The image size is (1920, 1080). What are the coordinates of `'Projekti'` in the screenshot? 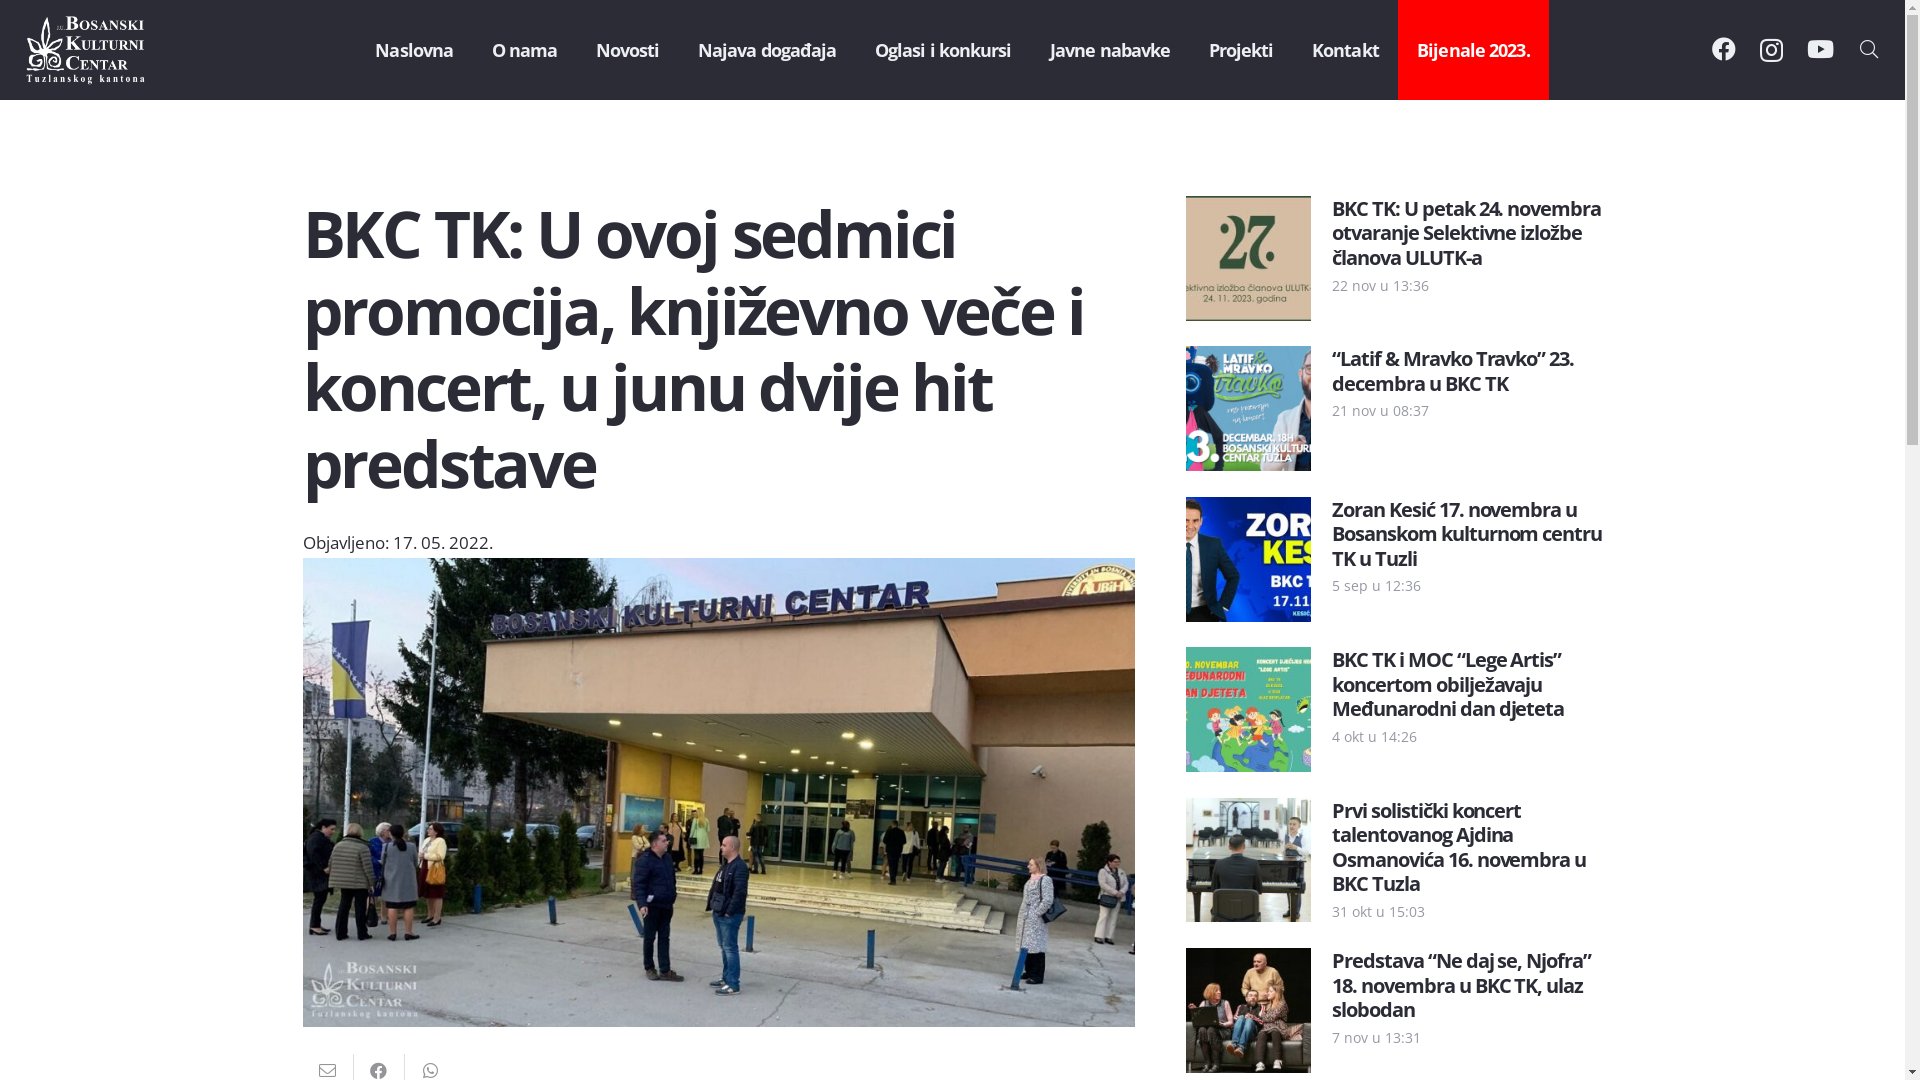 It's located at (1240, 49).